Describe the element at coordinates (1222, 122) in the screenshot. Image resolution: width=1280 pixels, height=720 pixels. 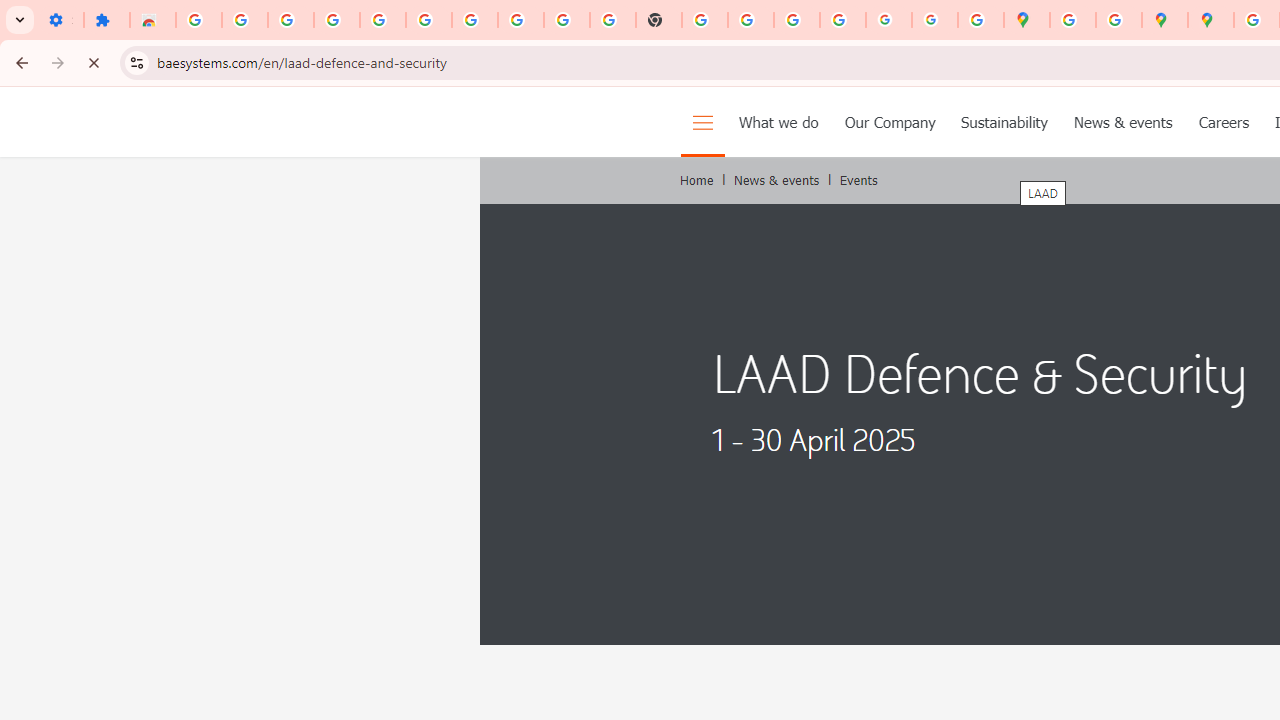
I see `'Careers'` at that location.